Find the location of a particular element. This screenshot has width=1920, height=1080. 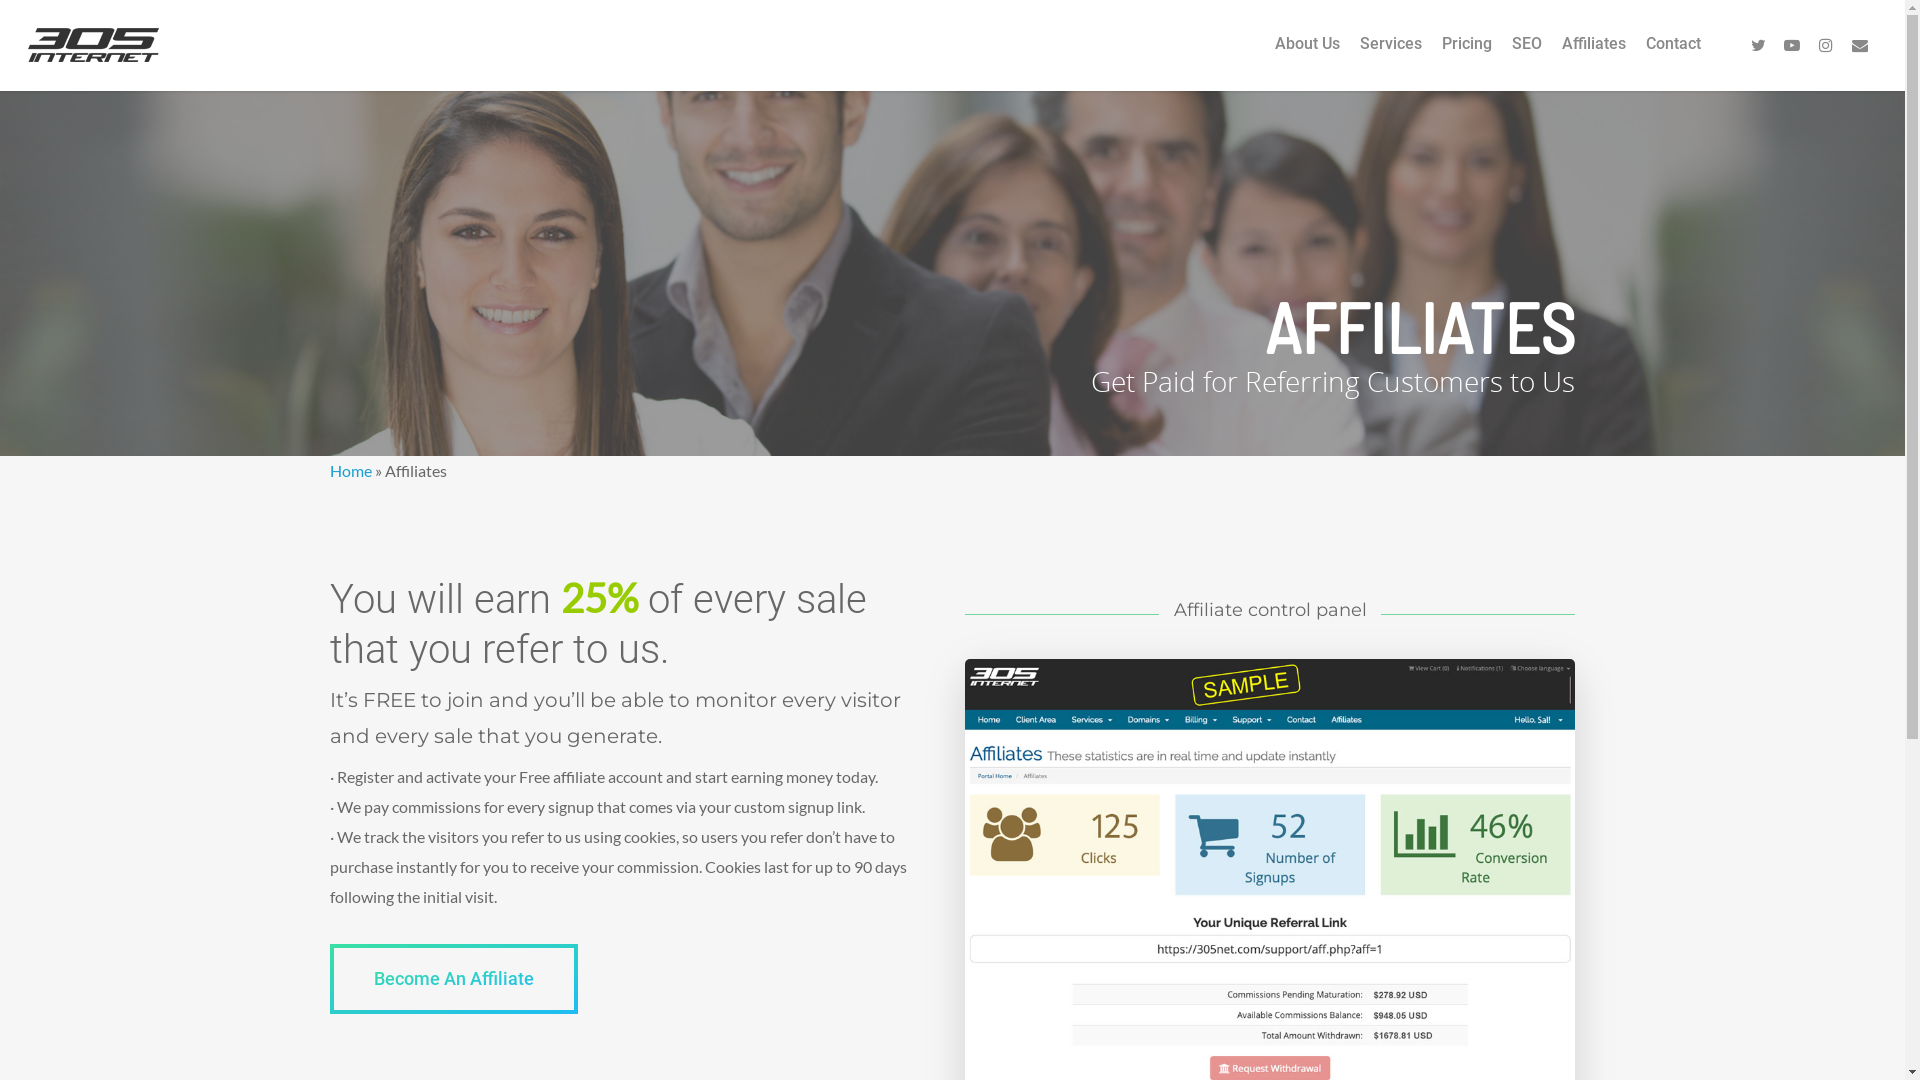

'Affiliates' is located at coordinates (1592, 56).